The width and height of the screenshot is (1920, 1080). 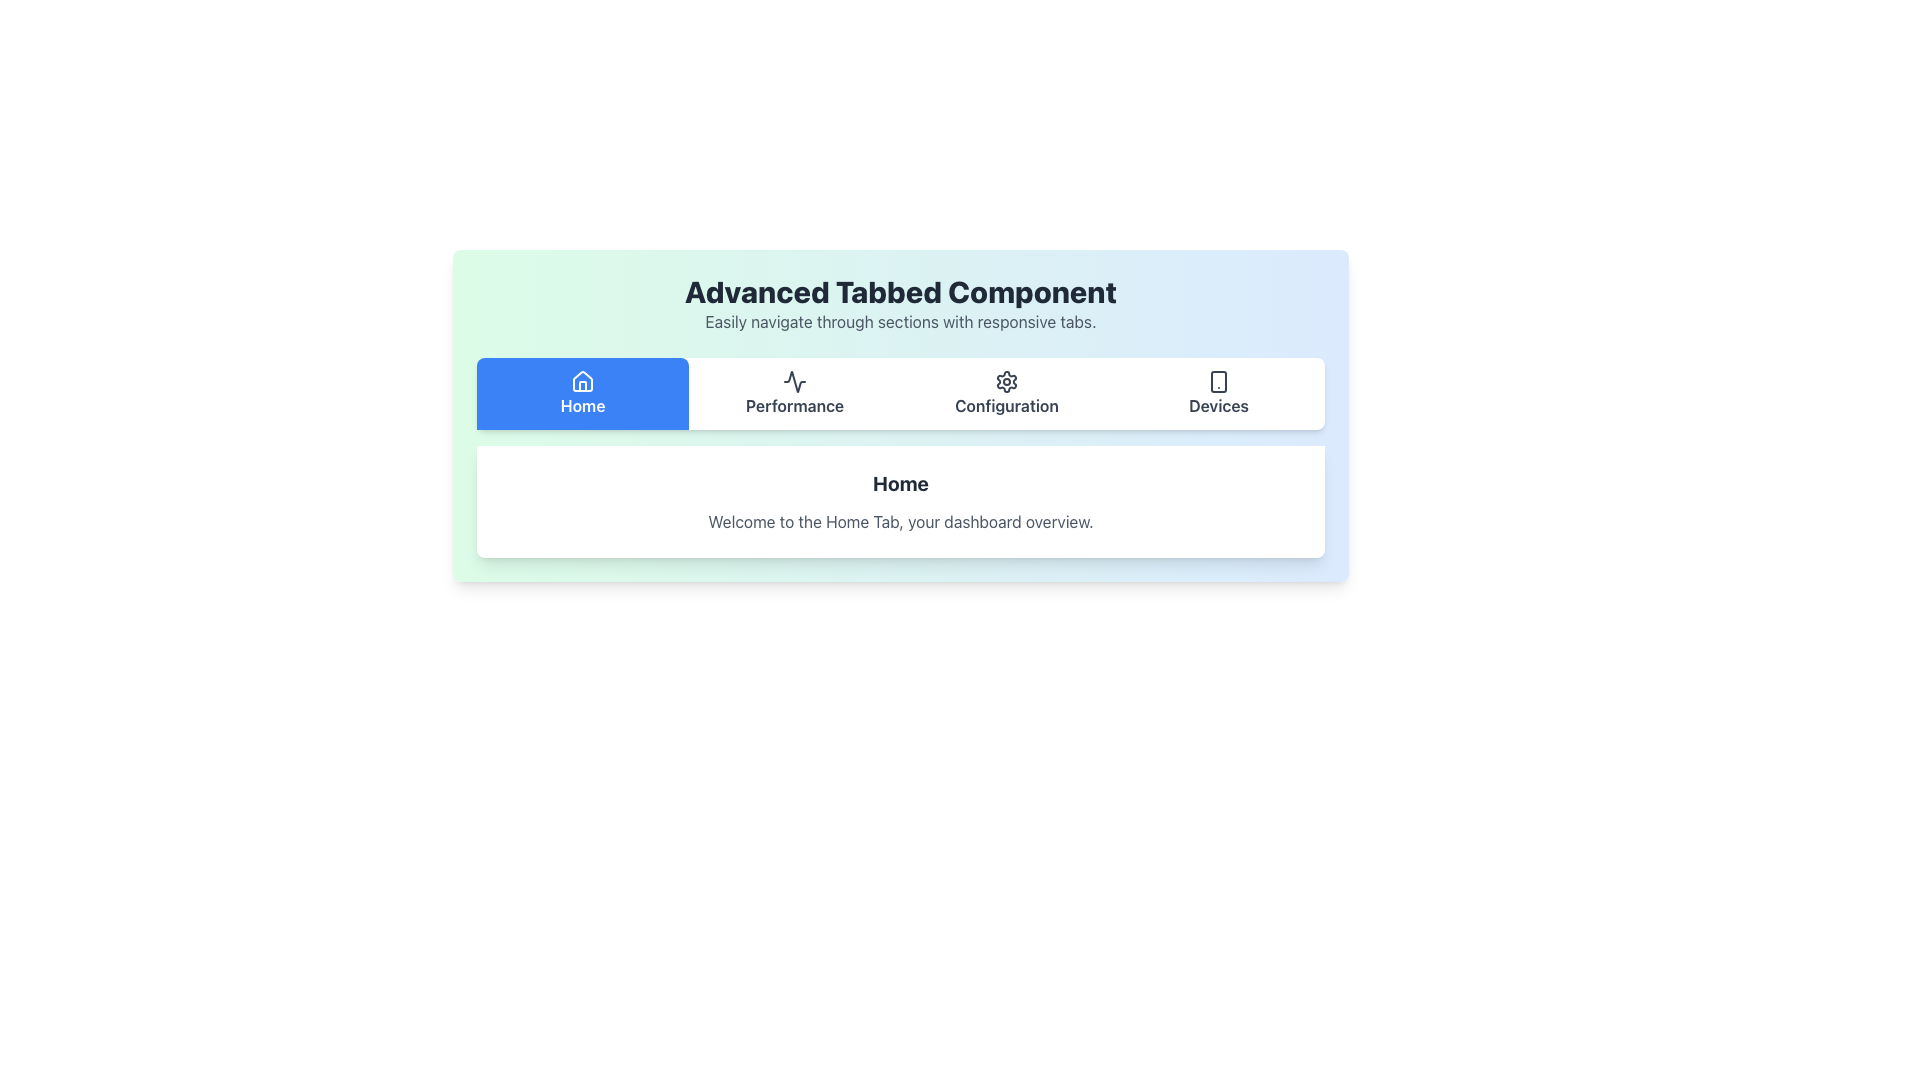 What do you see at coordinates (794, 393) in the screenshot?
I see `the 'Performance' tab button in the horizontal tab bar` at bounding box center [794, 393].